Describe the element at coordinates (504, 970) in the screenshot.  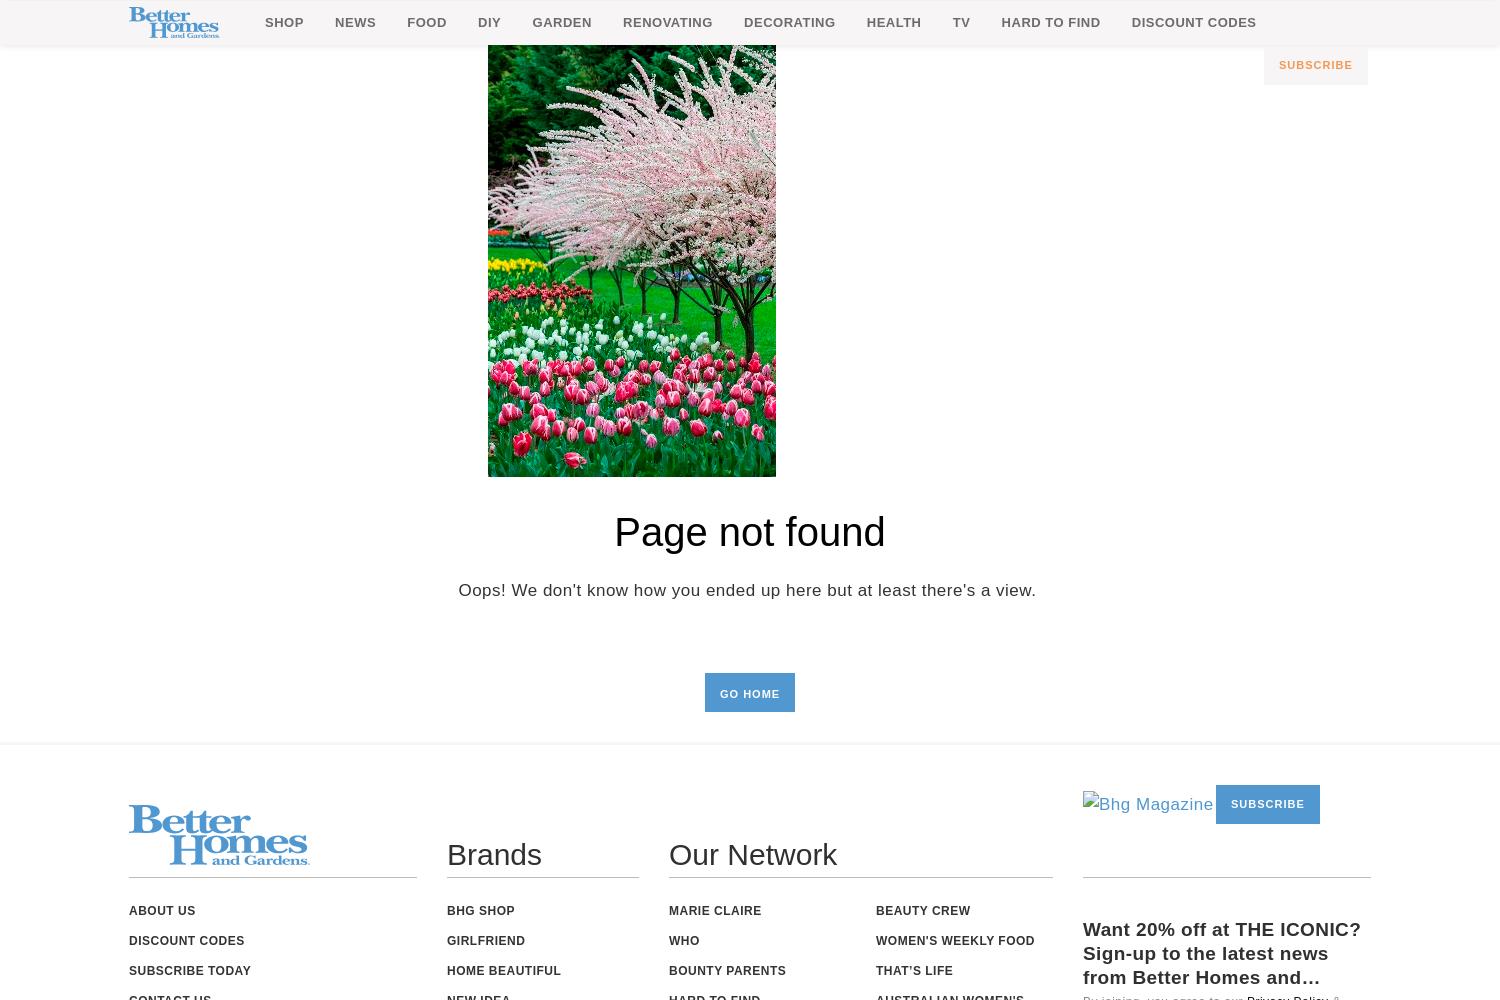
I see `'Home Beautiful'` at that location.